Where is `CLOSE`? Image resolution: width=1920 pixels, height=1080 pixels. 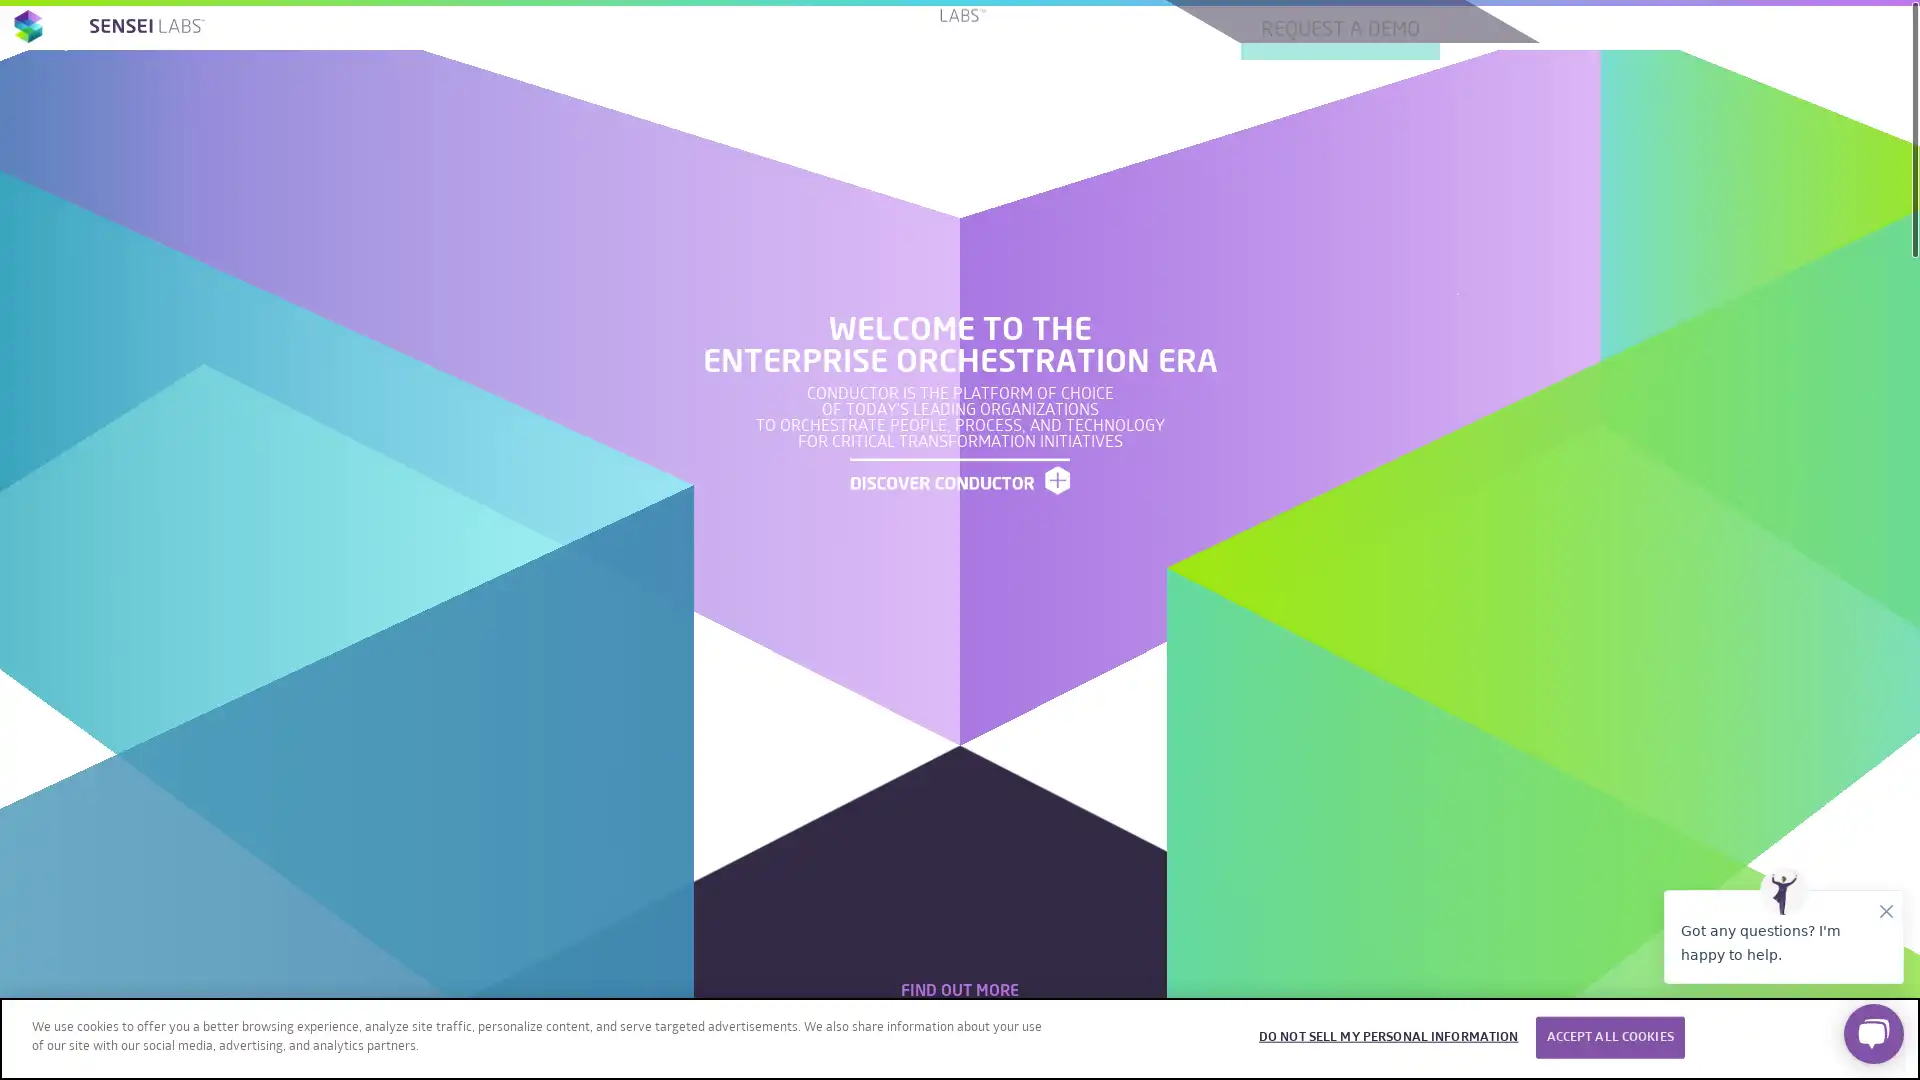
CLOSE is located at coordinates (1886, 1034).